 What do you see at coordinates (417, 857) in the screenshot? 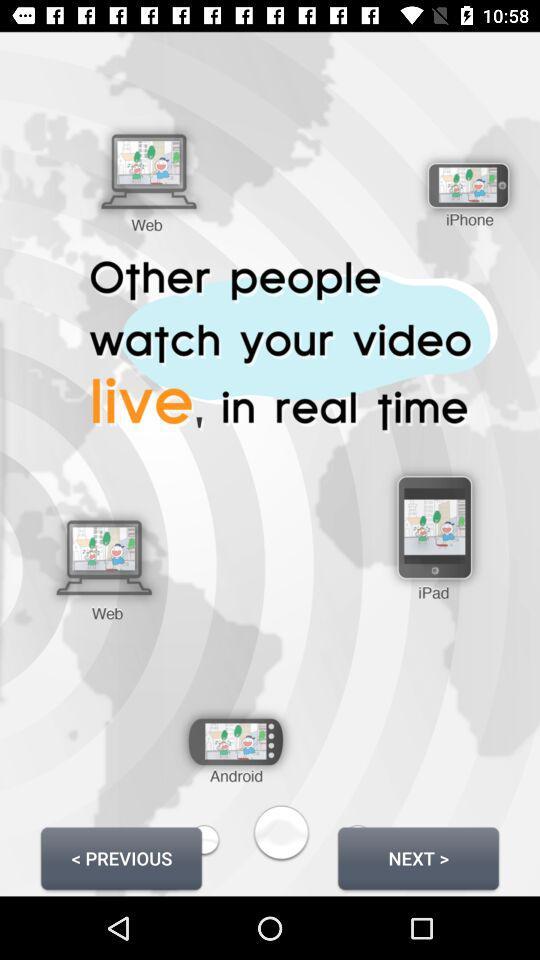
I see `icon to the right of the < previous button` at bounding box center [417, 857].